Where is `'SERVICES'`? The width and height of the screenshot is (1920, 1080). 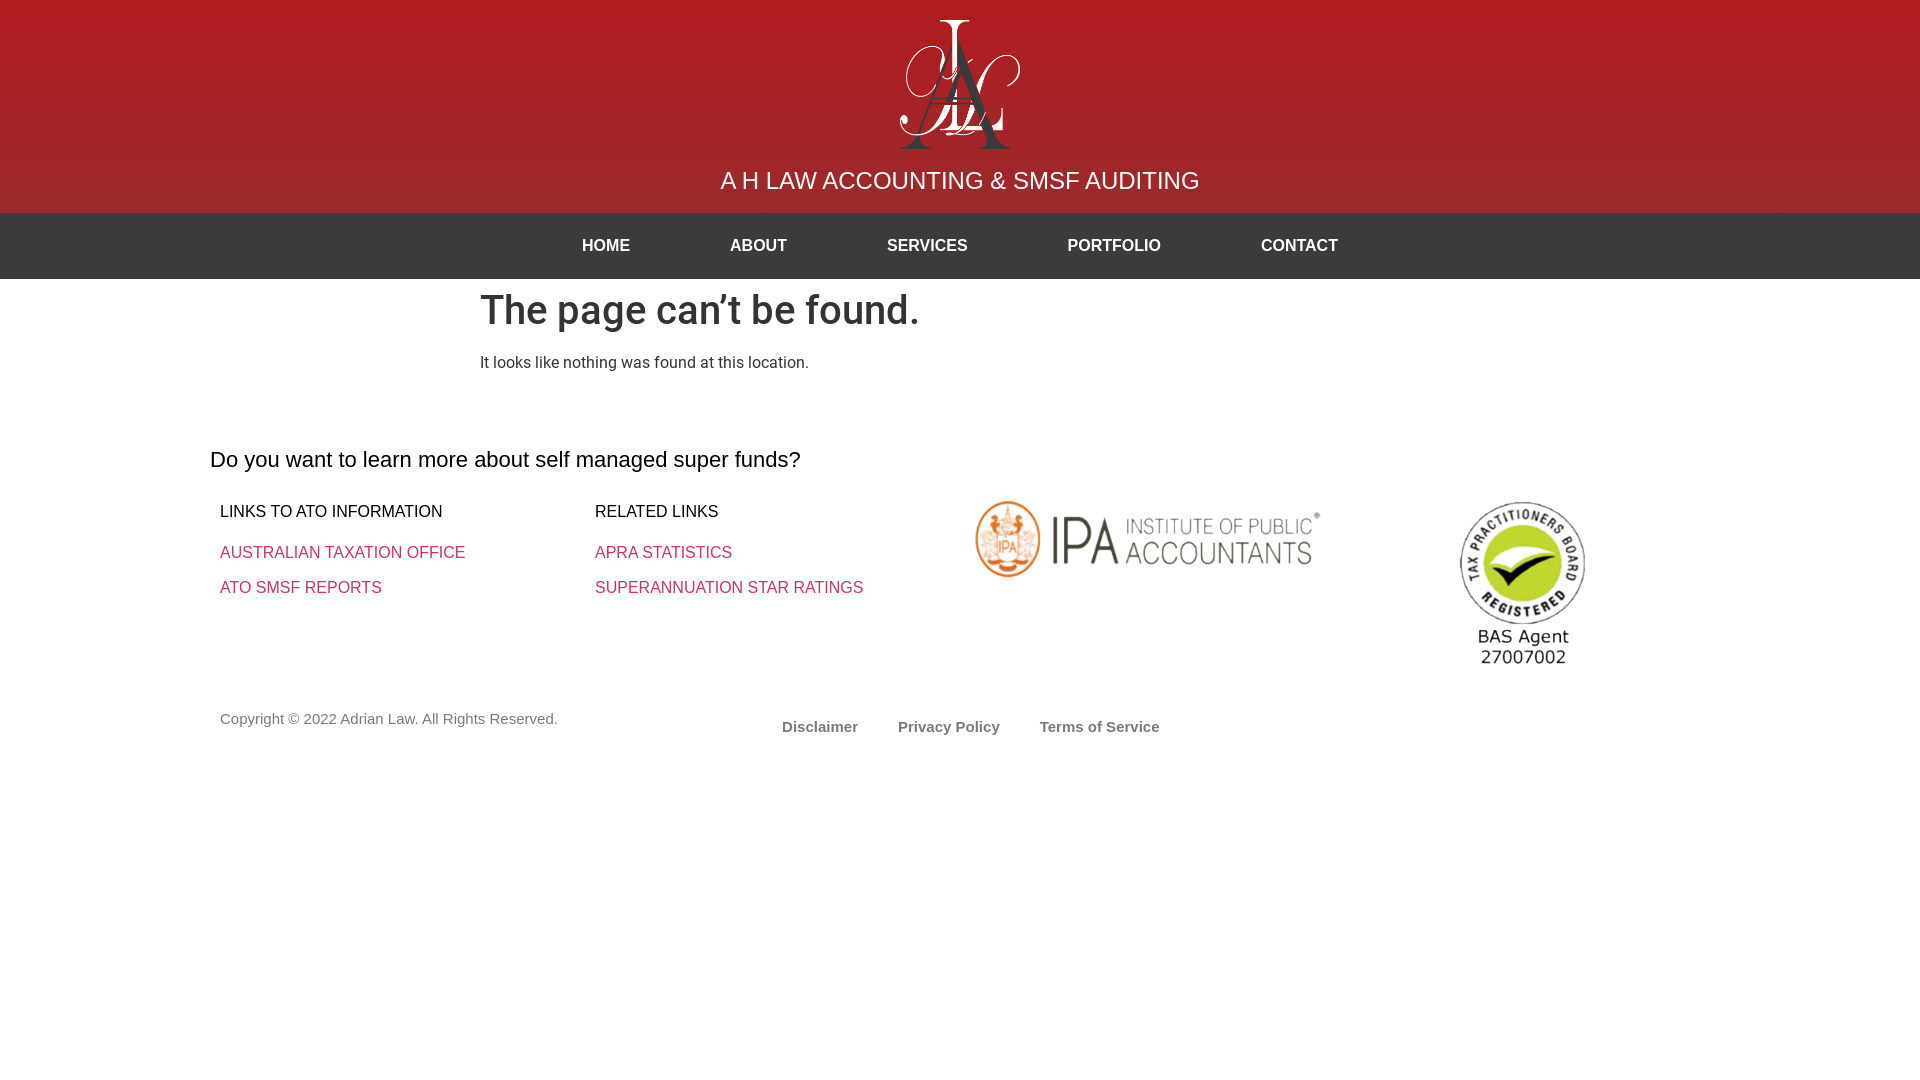 'SERVICES' is located at coordinates (836, 245).